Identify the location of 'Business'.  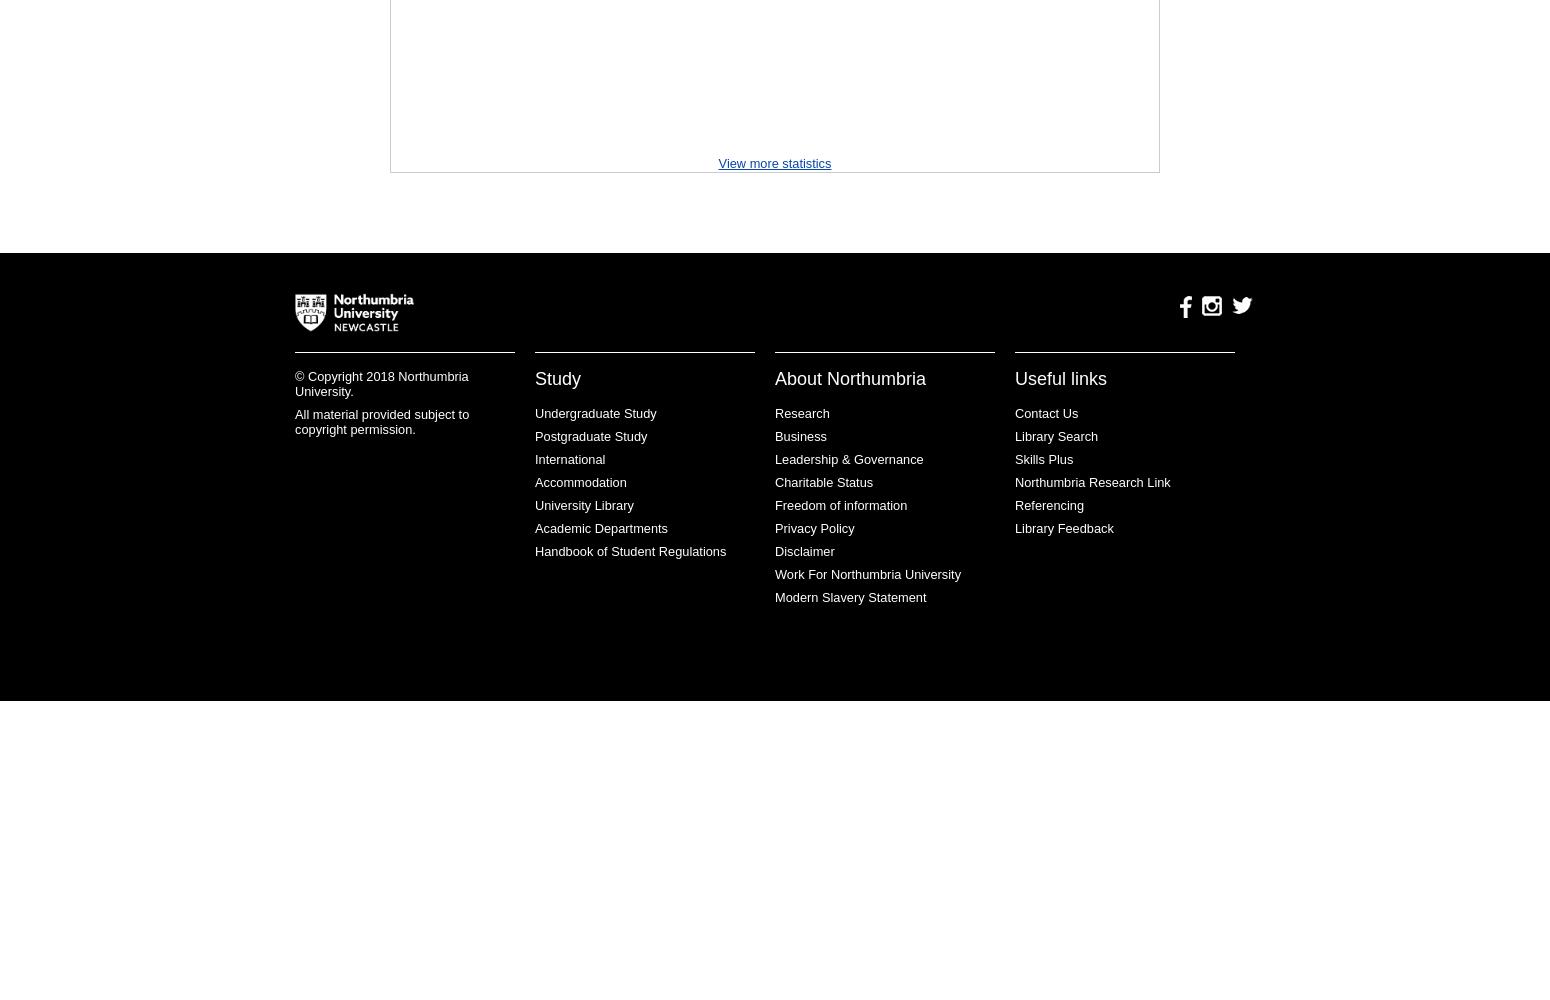
(775, 436).